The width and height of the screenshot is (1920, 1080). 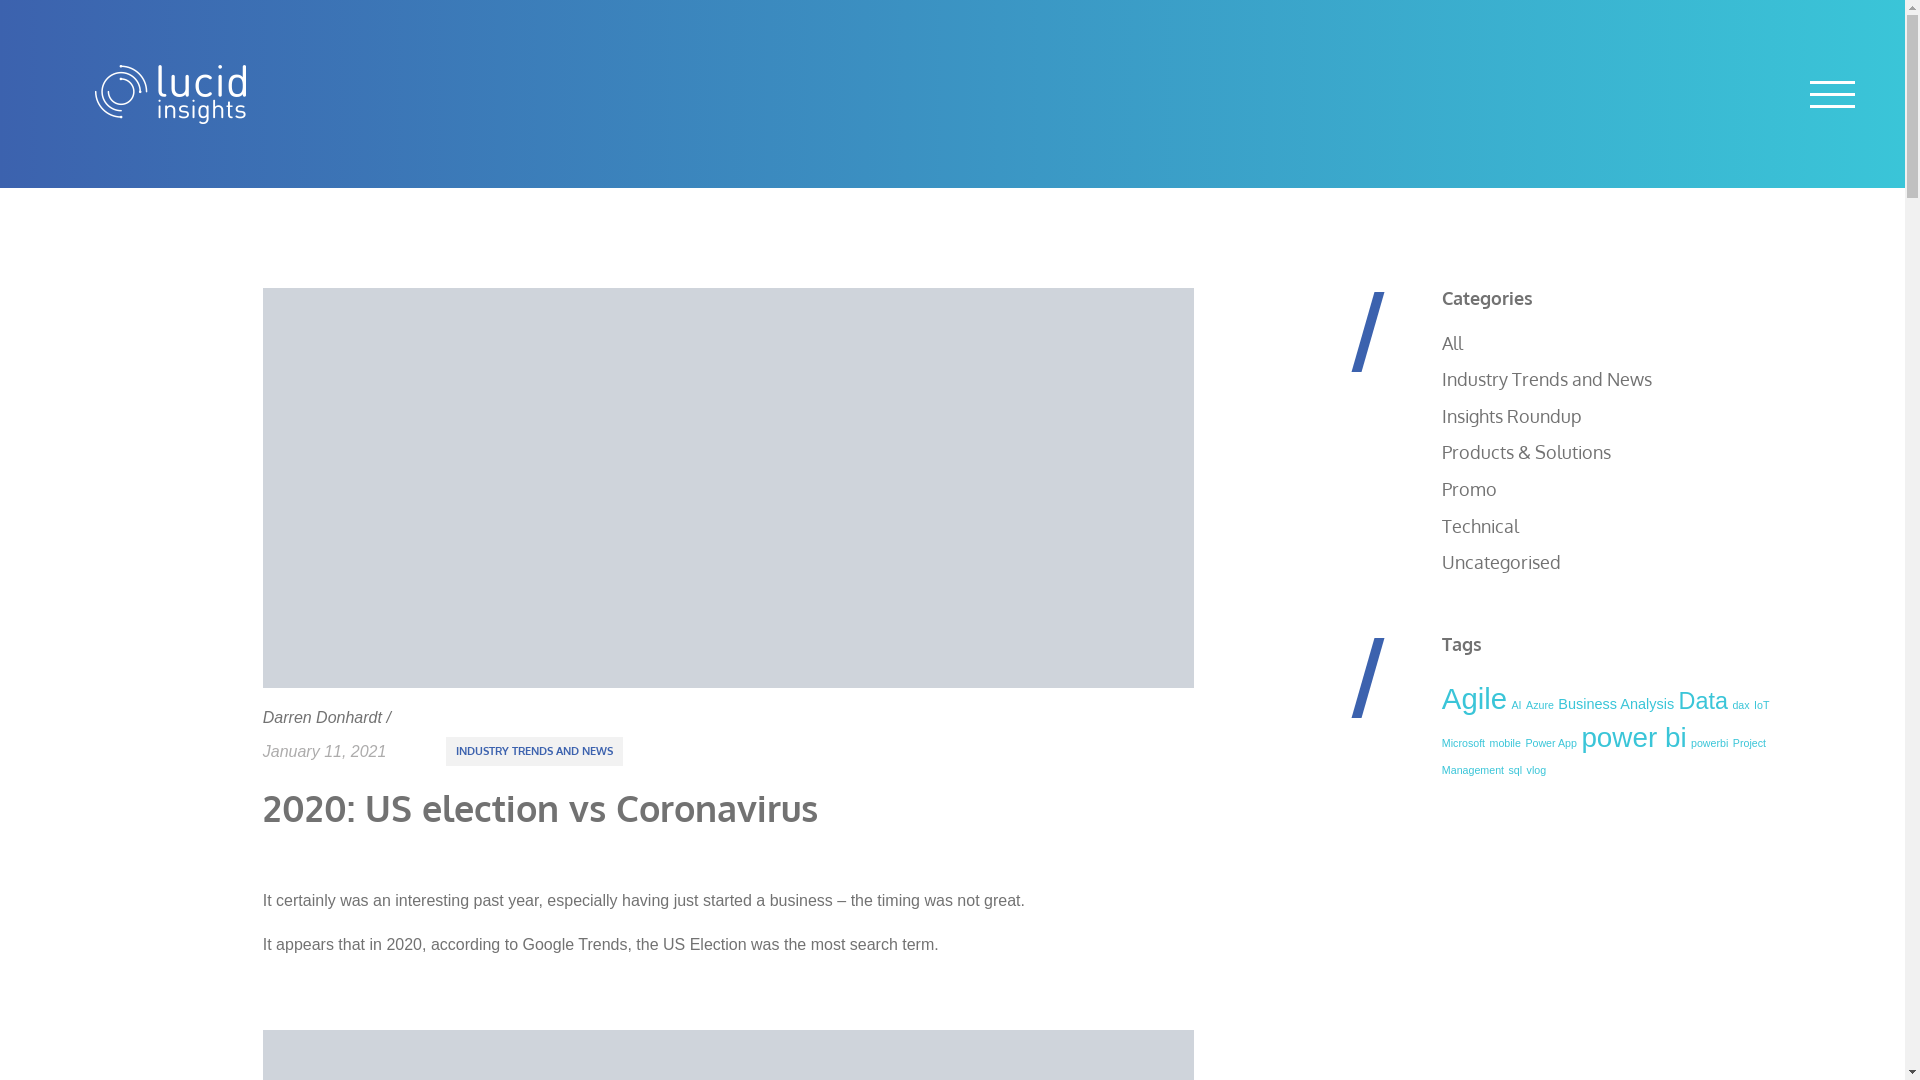 What do you see at coordinates (1539, 704) in the screenshot?
I see `'Azure'` at bounding box center [1539, 704].